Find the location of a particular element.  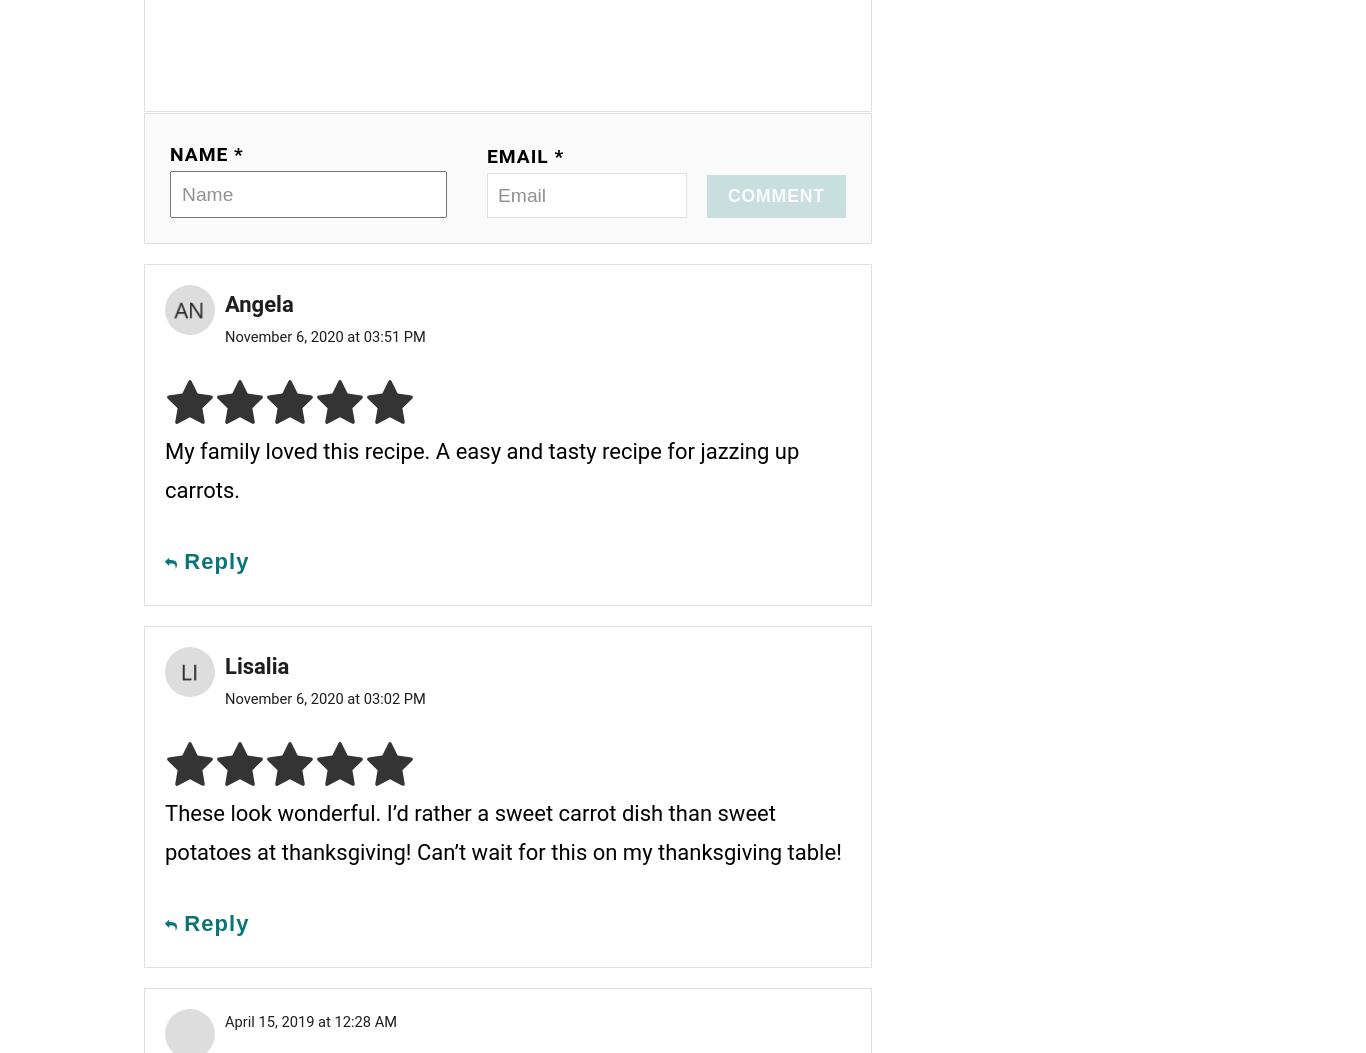

'November 6, 2020 at 03:02 PM' is located at coordinates (324, 698).